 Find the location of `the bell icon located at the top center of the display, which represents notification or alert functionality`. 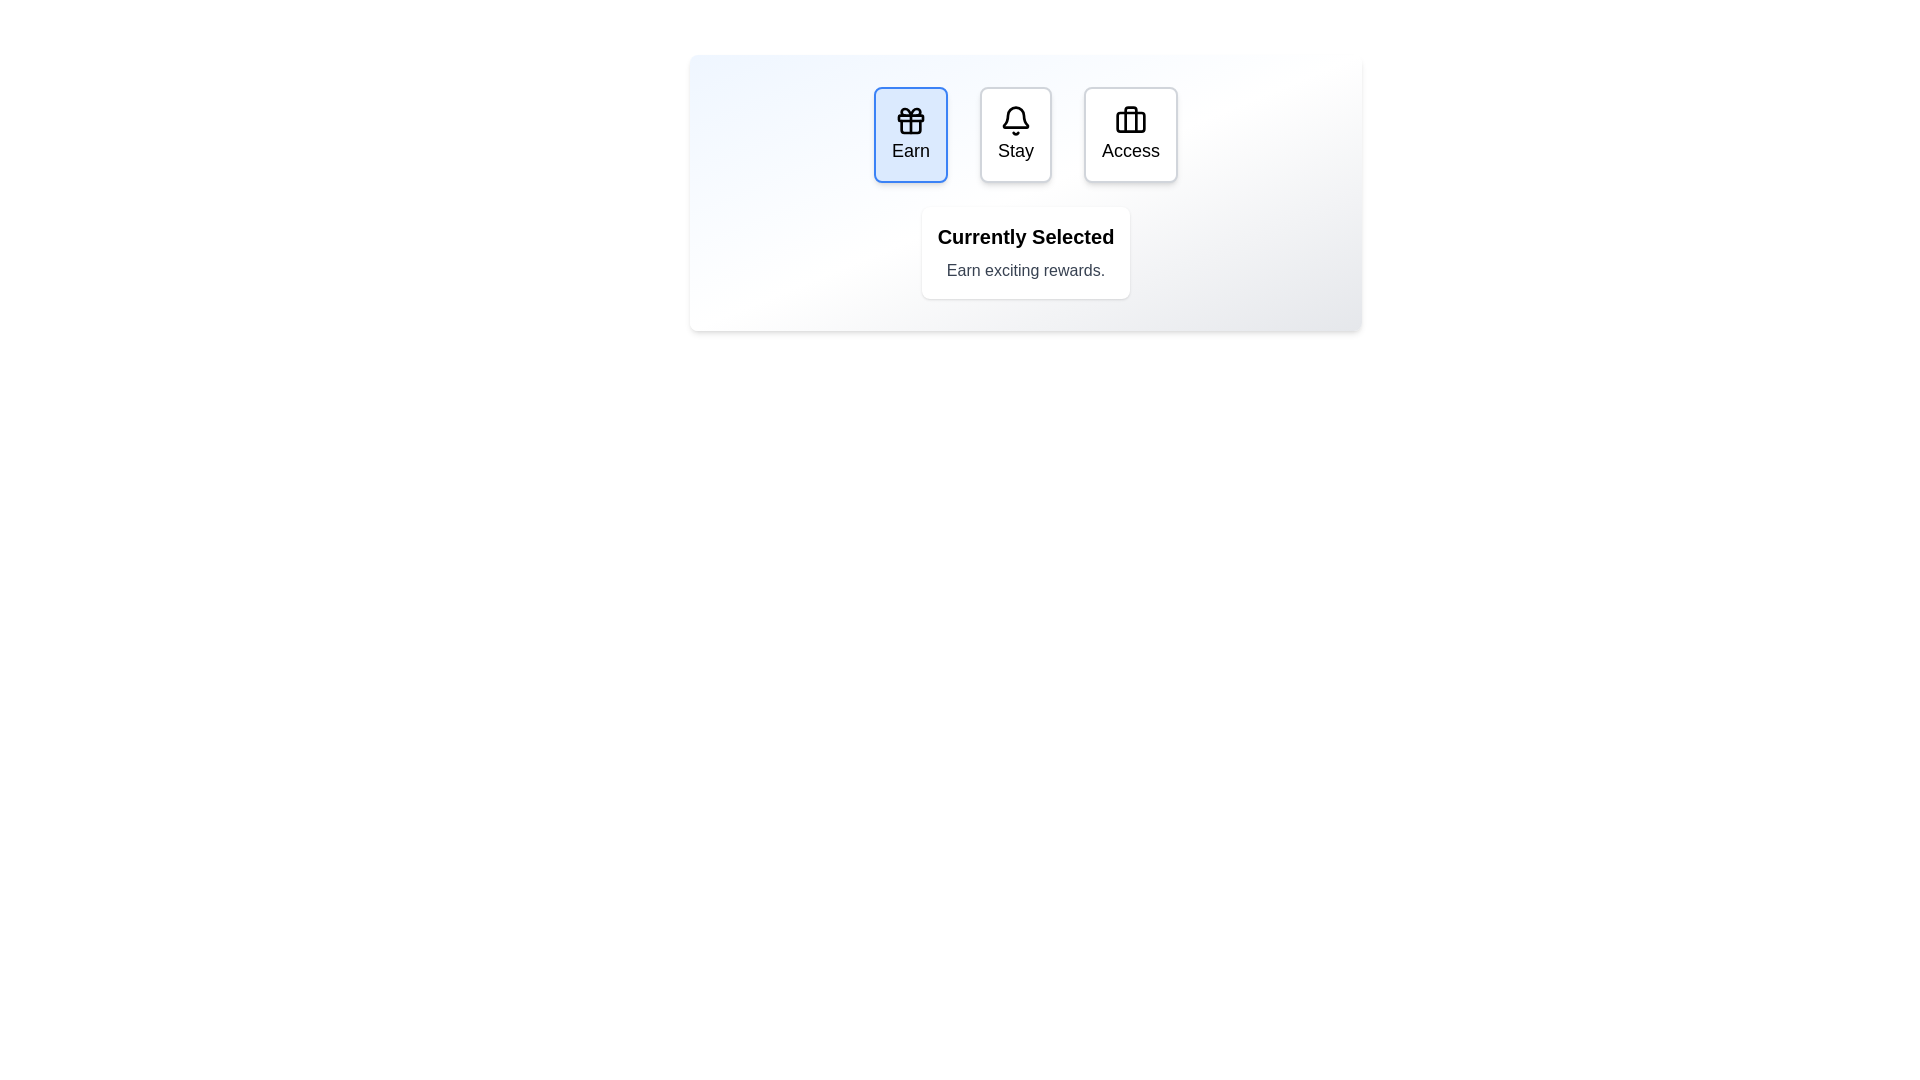

the bell icon located at the top center of the display, which represents notification or alert functionality is located at coordinates (1016, 117).